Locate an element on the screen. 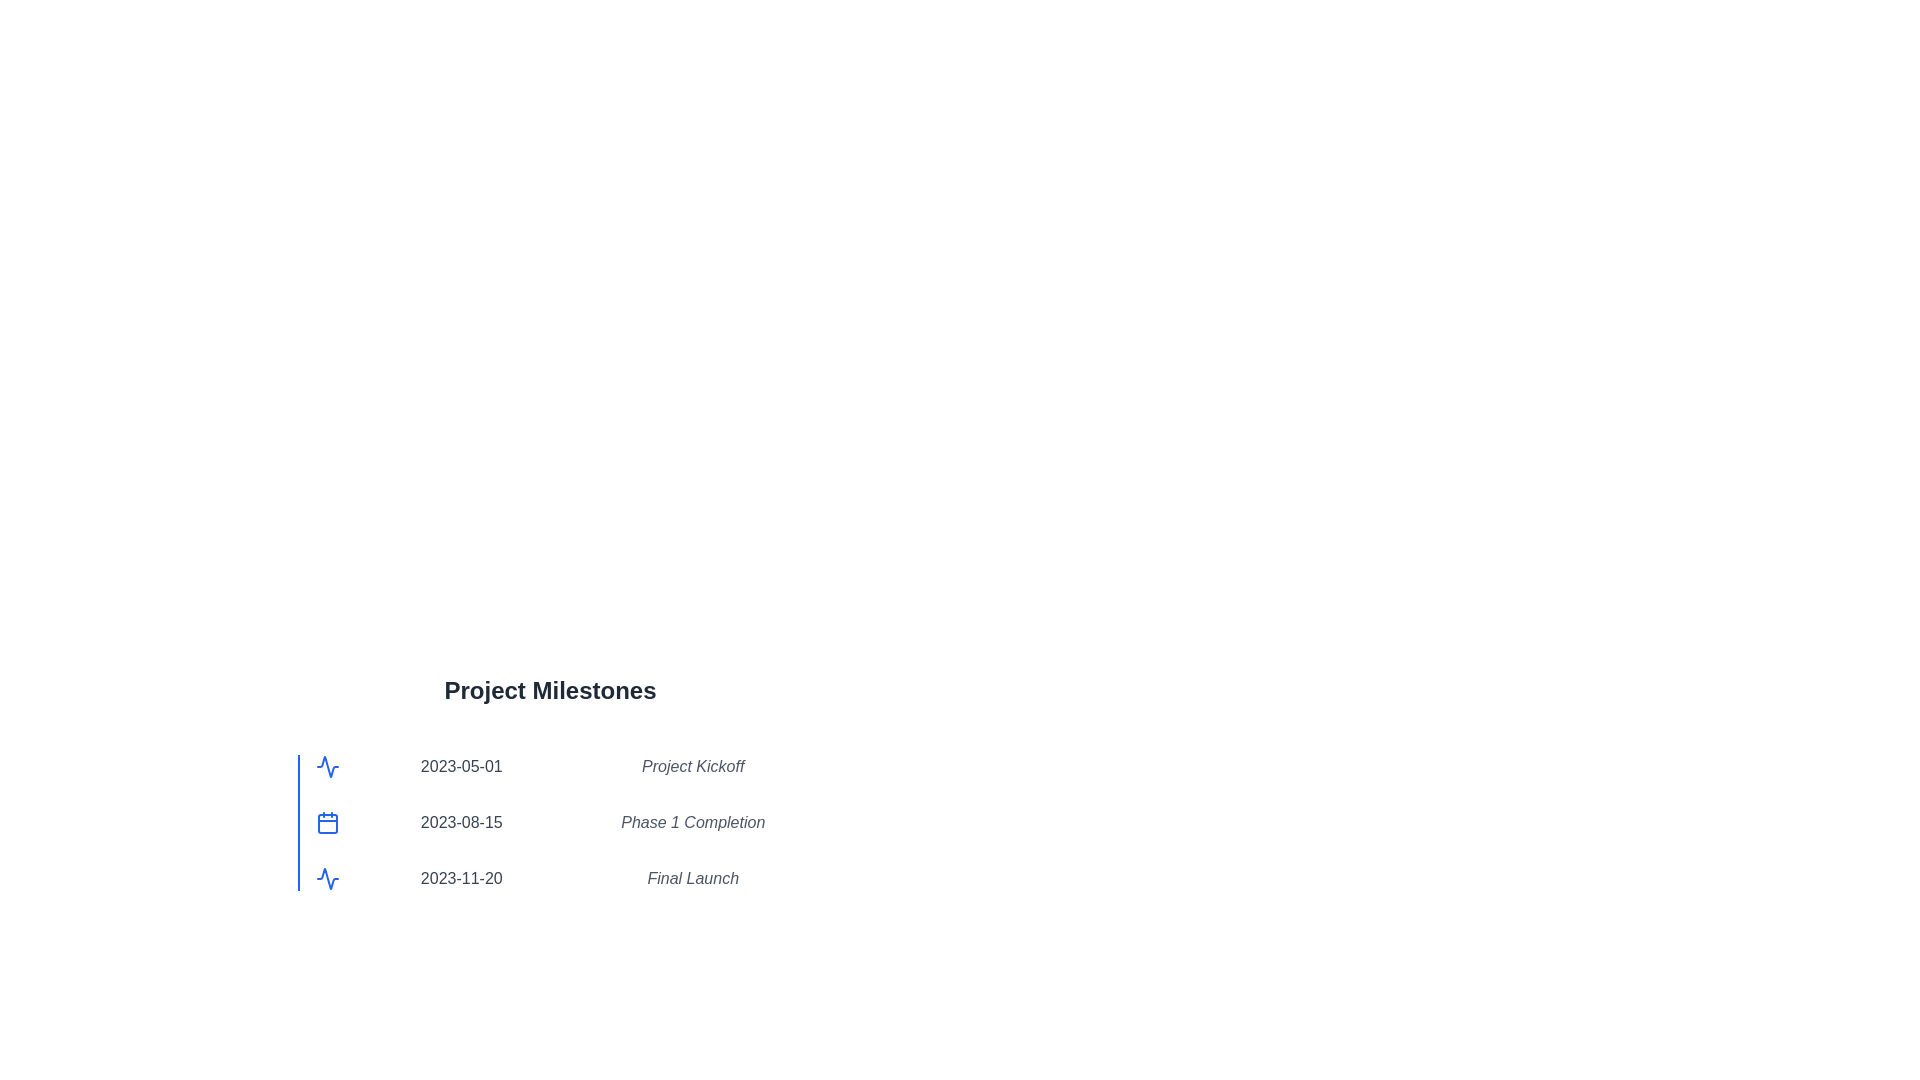 This screenshot has width=1920, height=1080. the Text label representing the date for the second row milestone, positioned between the blue calendar icon and the 'Phase 1 Completion' label is located at coordinates (460, 822).